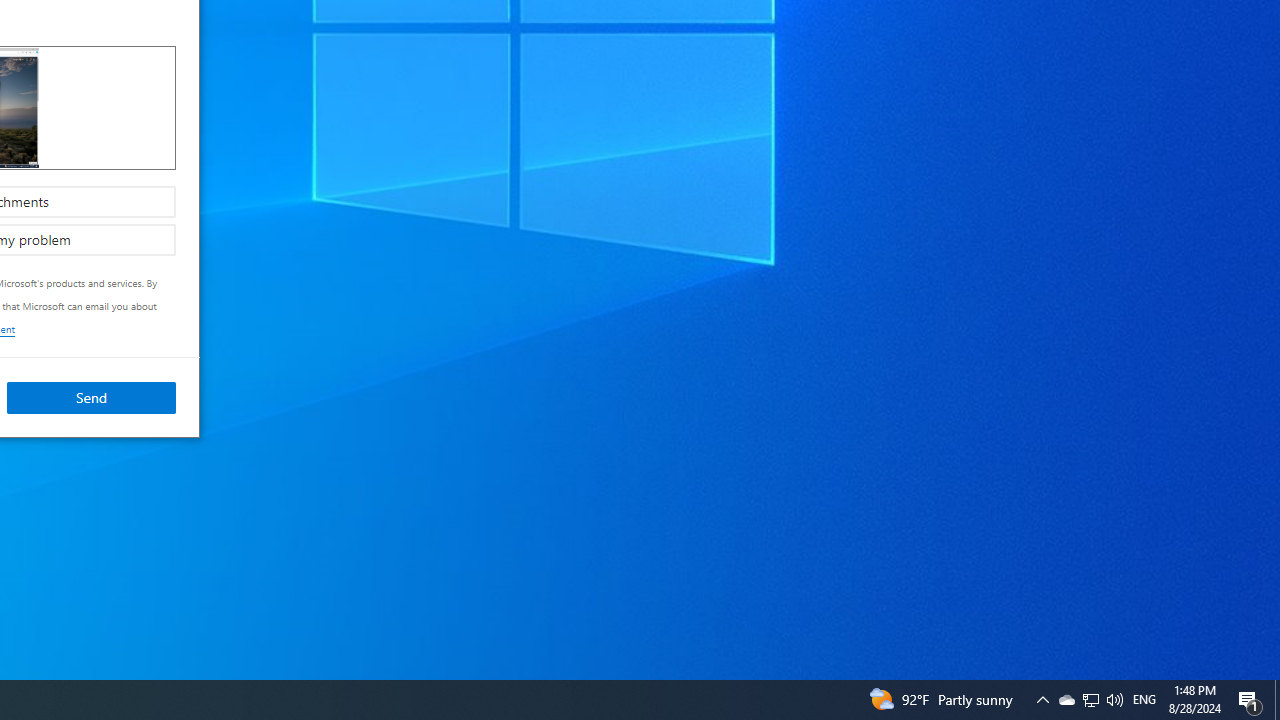  Describe the element at coordinates (1113, 698) in the screenshot. I see `'User Promoted Notification Area'` at that location.